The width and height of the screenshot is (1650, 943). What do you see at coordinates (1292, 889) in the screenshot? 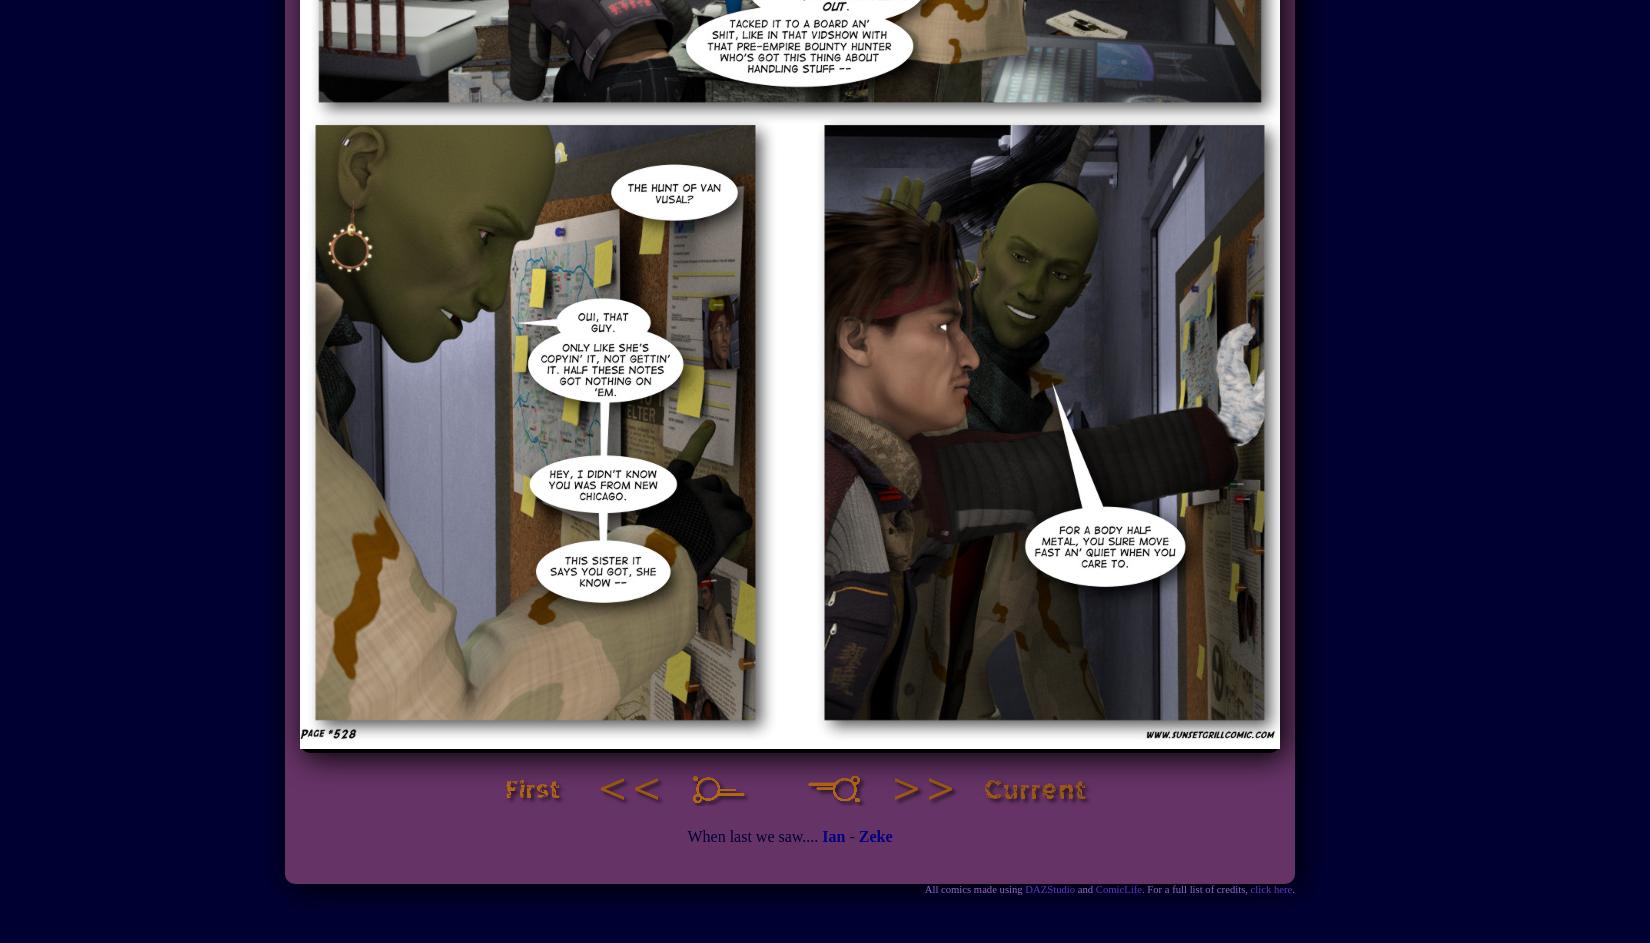
I see `'.'` at bounding box center [1292, 889].